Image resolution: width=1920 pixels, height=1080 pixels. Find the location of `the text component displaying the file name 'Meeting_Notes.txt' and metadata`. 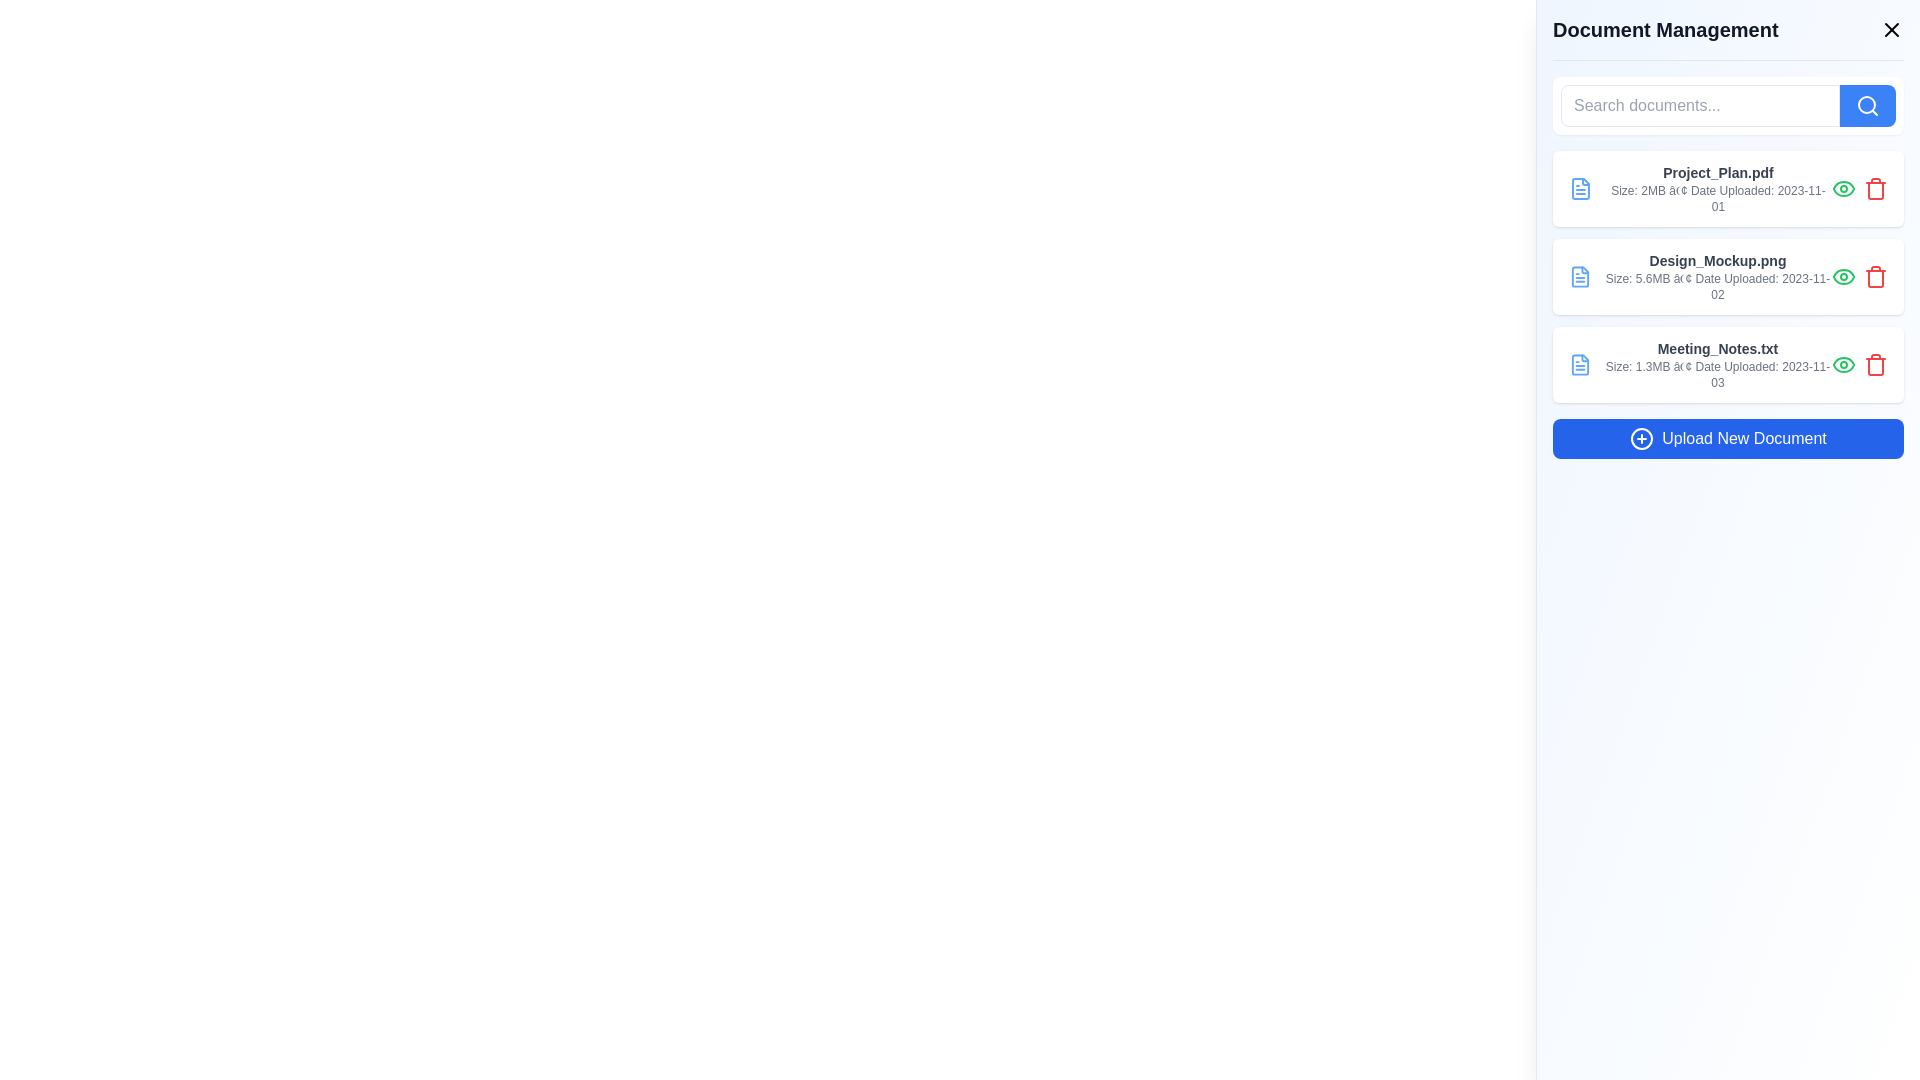

the text component displaying the file name 'Meeting_Notes.txt' and metadata is located at coordinates (1717, 365).